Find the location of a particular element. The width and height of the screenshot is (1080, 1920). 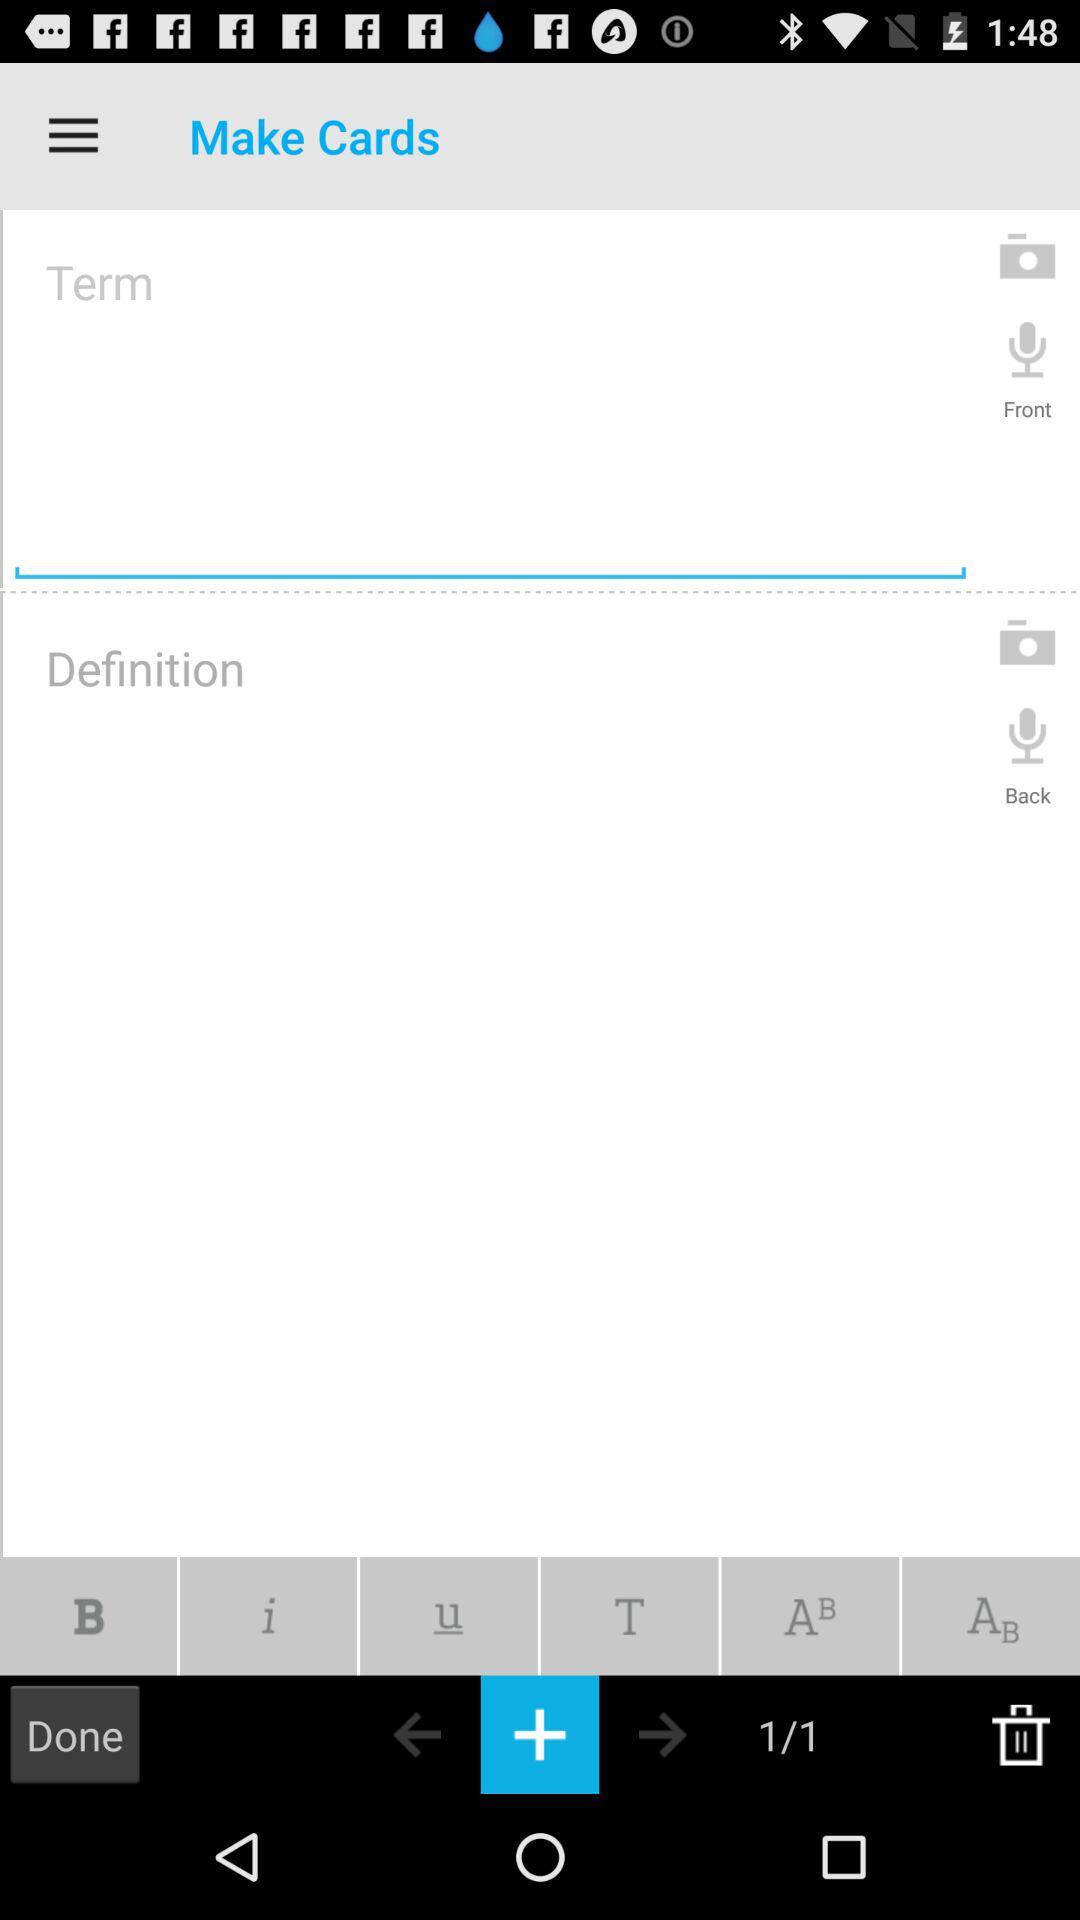

go forward is located at coordinates (697, 1733).